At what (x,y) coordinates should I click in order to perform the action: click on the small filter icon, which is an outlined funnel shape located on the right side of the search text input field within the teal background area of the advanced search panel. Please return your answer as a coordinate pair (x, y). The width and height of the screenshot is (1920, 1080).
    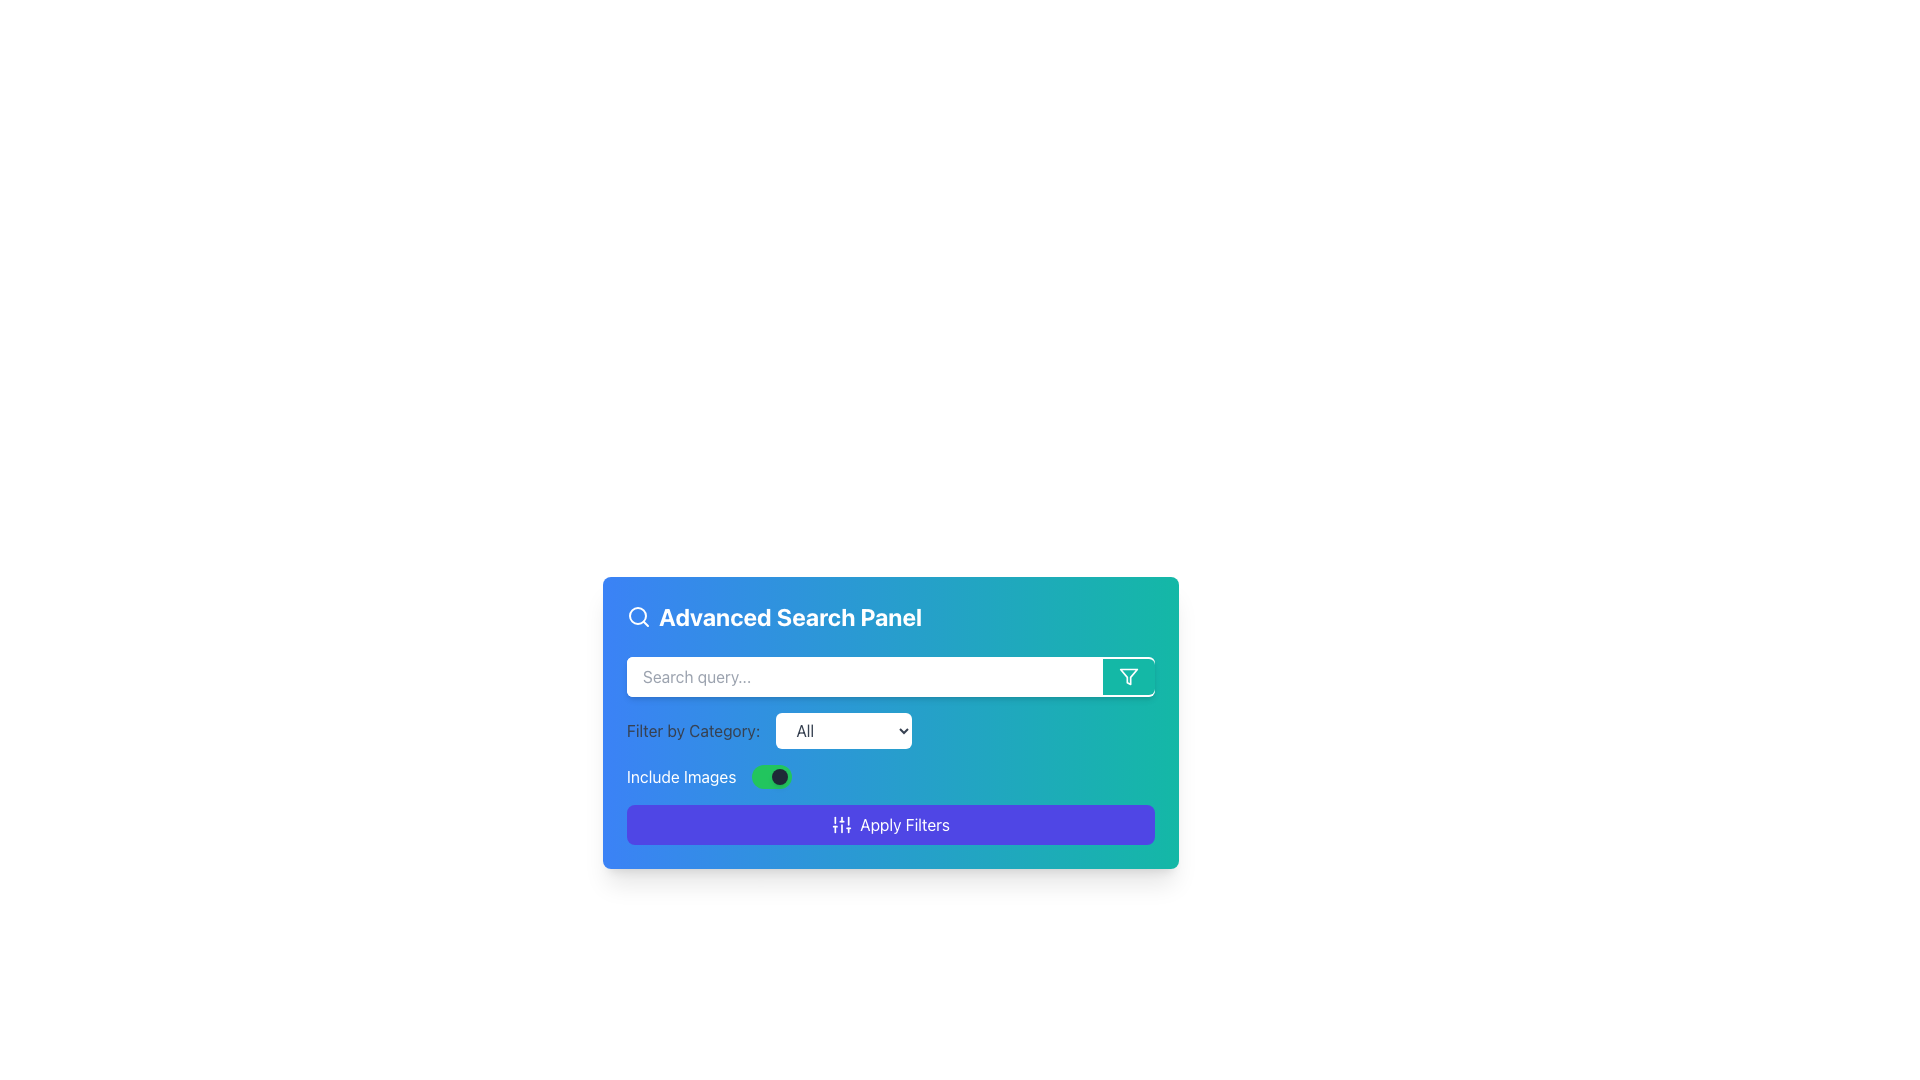
    Looking at the image, I should click on (1128, 676).